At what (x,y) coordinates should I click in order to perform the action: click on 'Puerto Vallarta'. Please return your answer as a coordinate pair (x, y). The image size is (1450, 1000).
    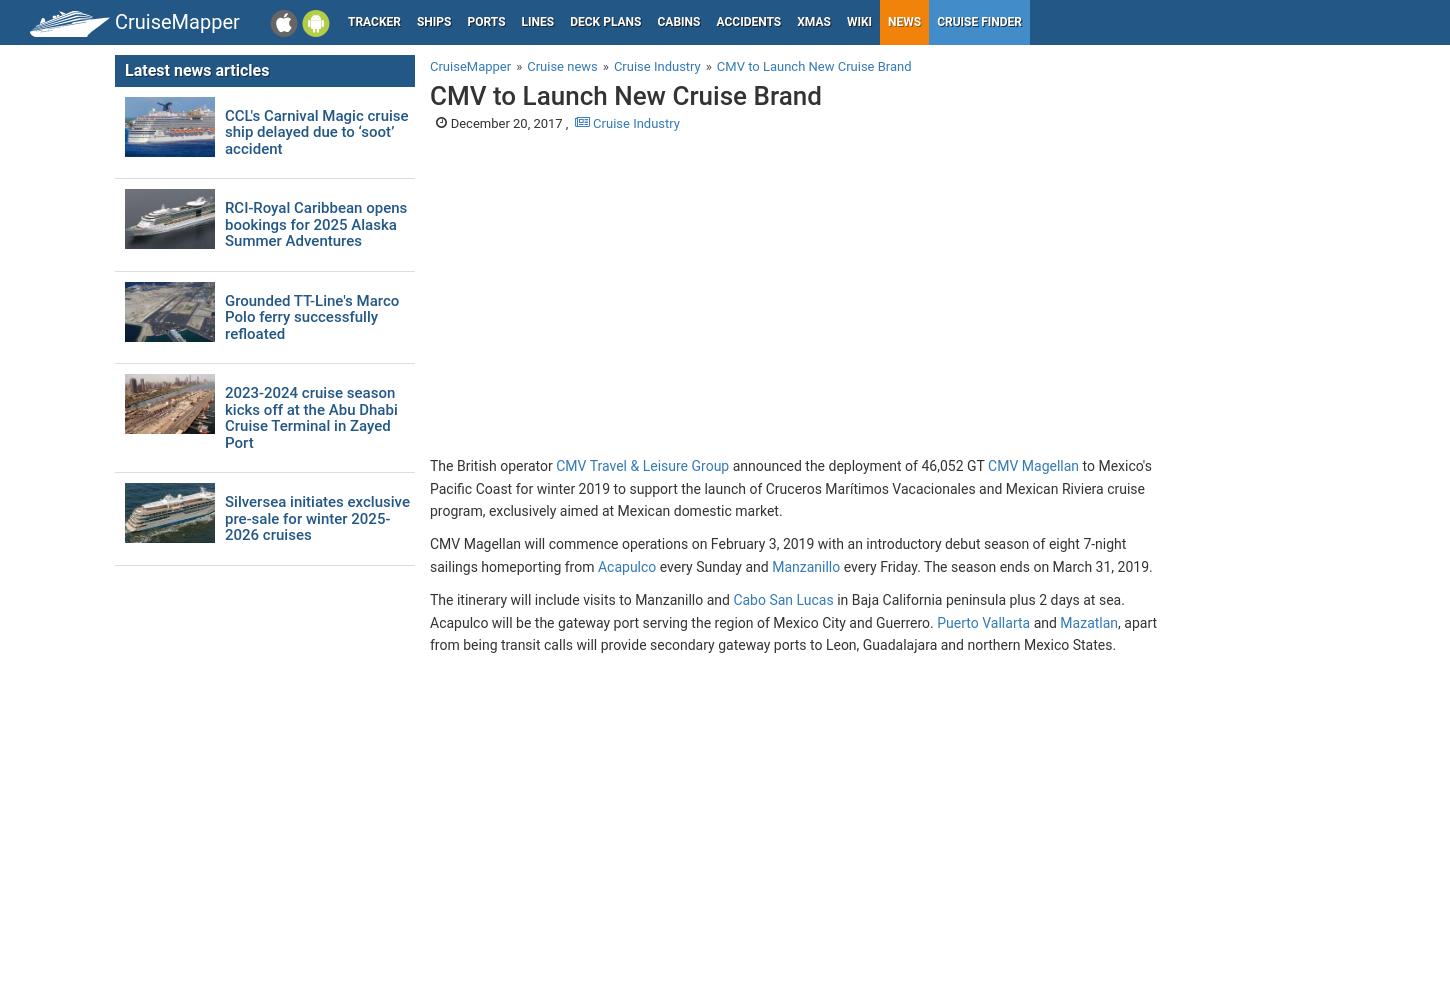
    Looking at the image, I should click on (935, 621).